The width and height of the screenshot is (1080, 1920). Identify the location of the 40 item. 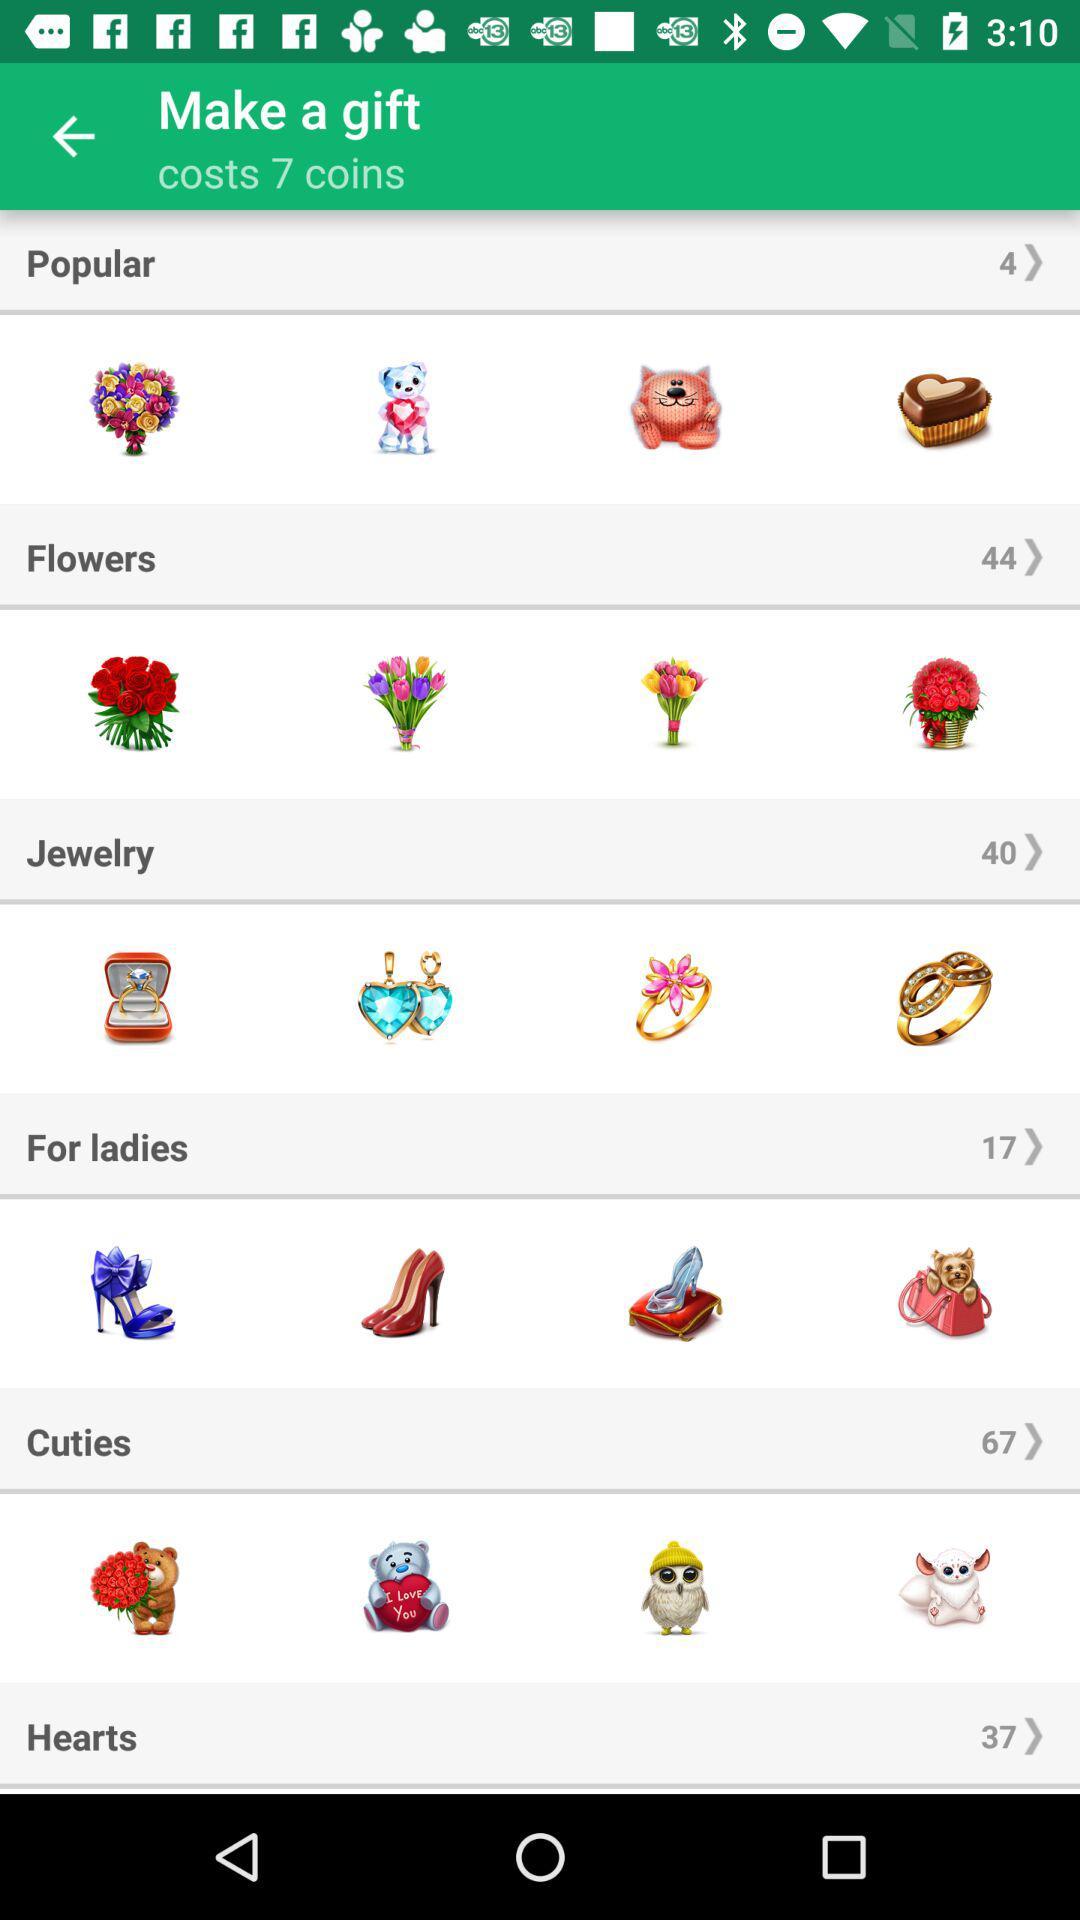
(999, 851).